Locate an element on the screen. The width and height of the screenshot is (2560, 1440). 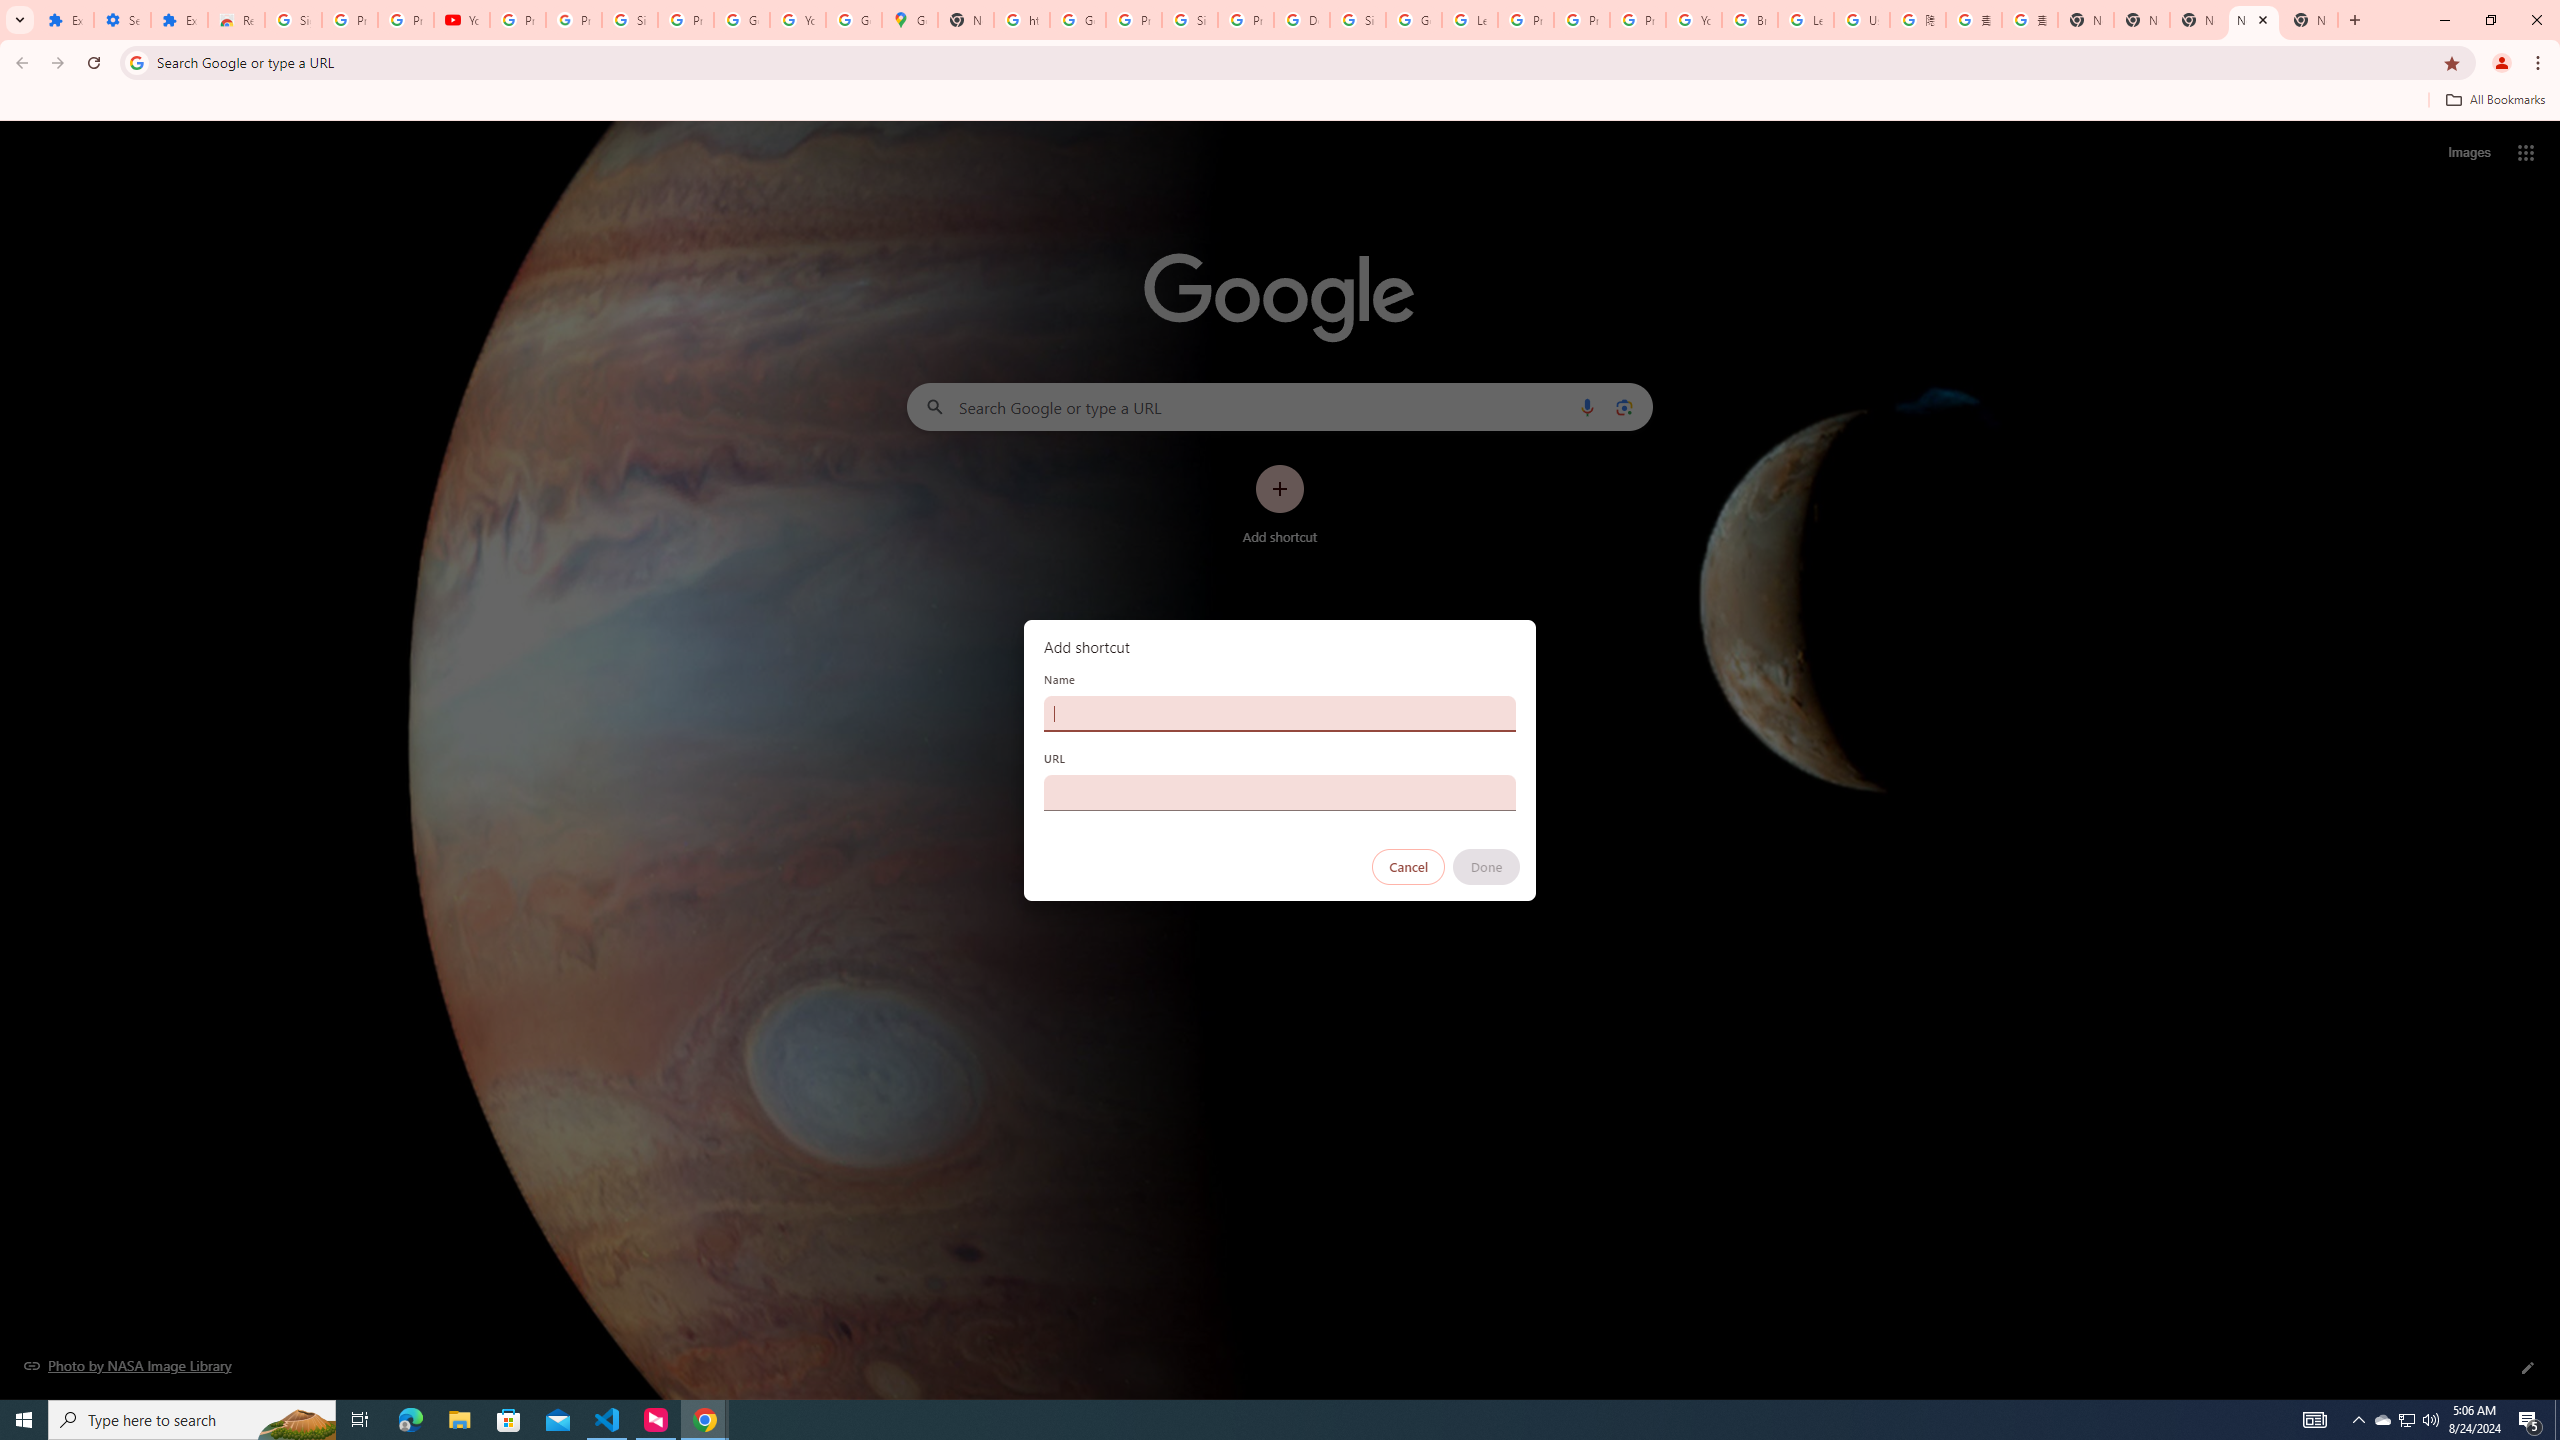
'New Tab' is located at coordinates (2310, 19).